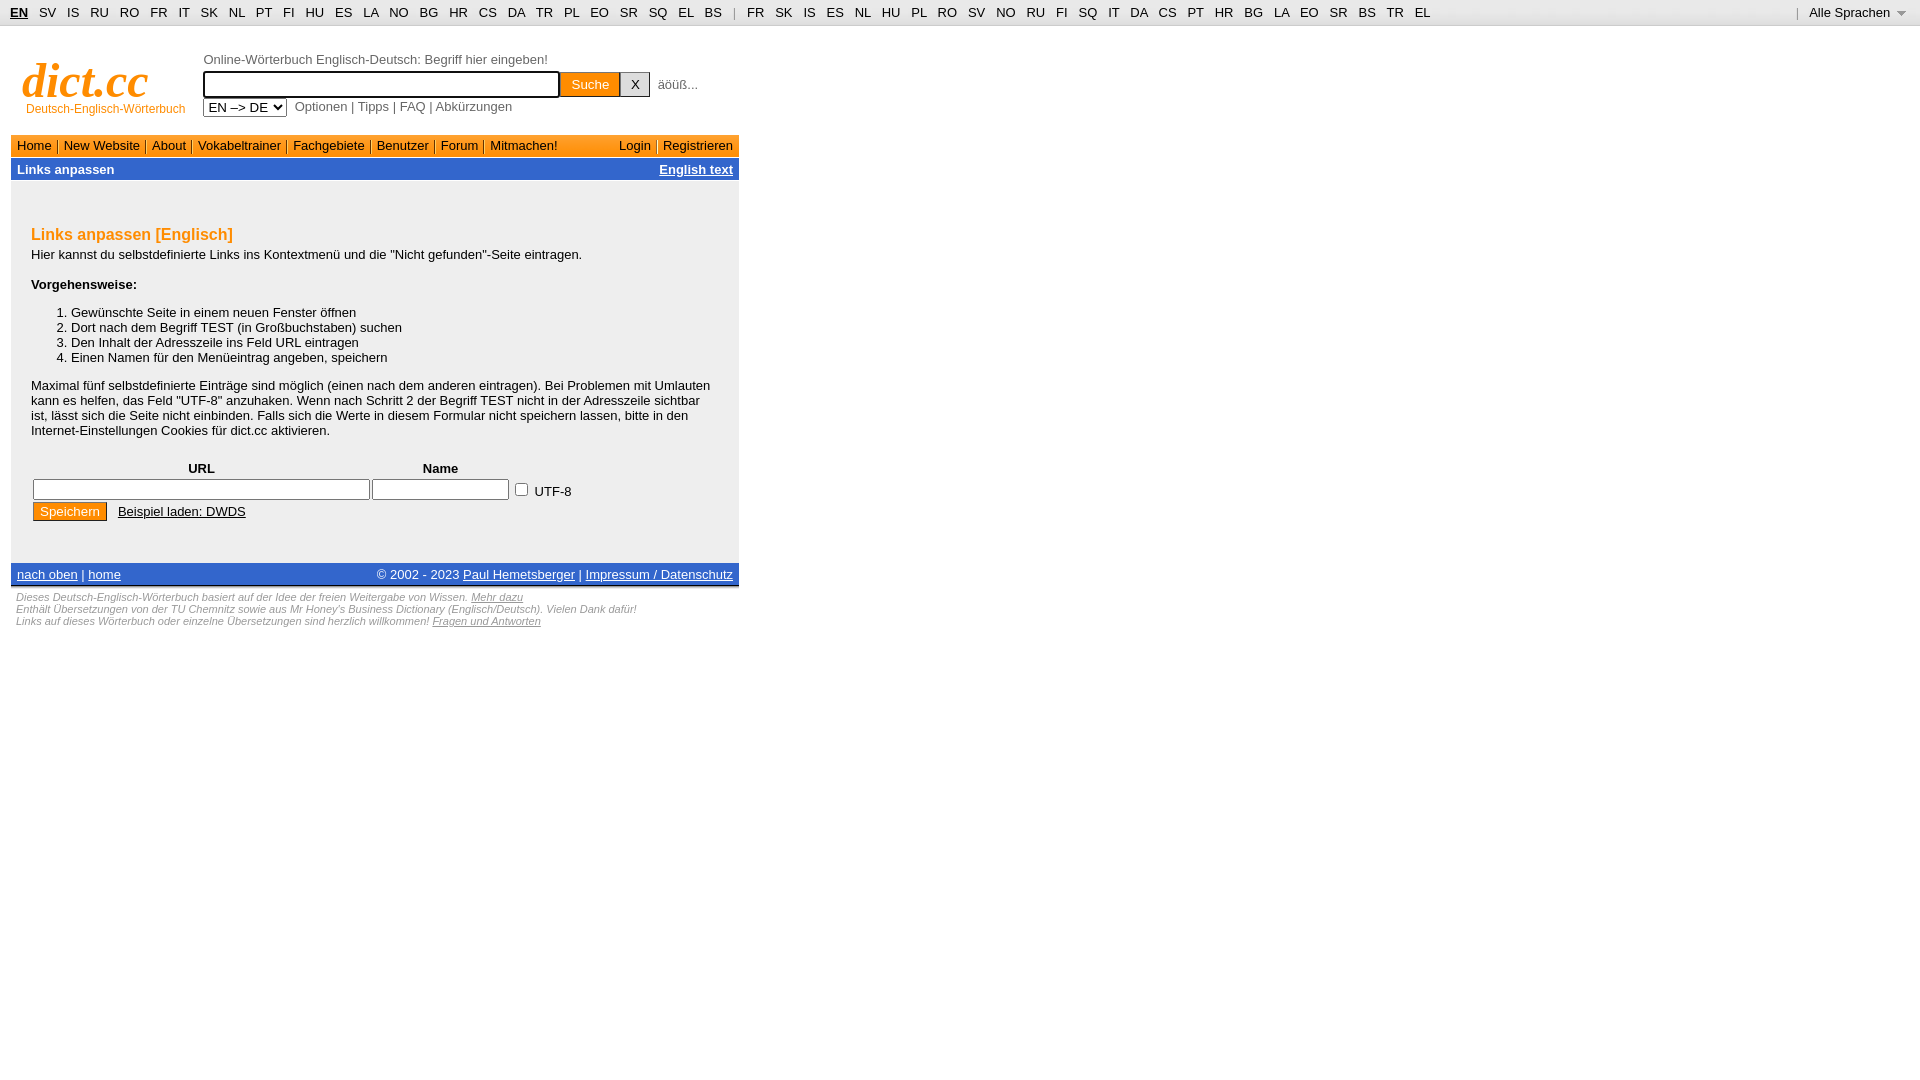 The image size is (1920, 1080). Describe the element at coordinates (1035, 12) in the screenshot. I see `'RU'` at that location.